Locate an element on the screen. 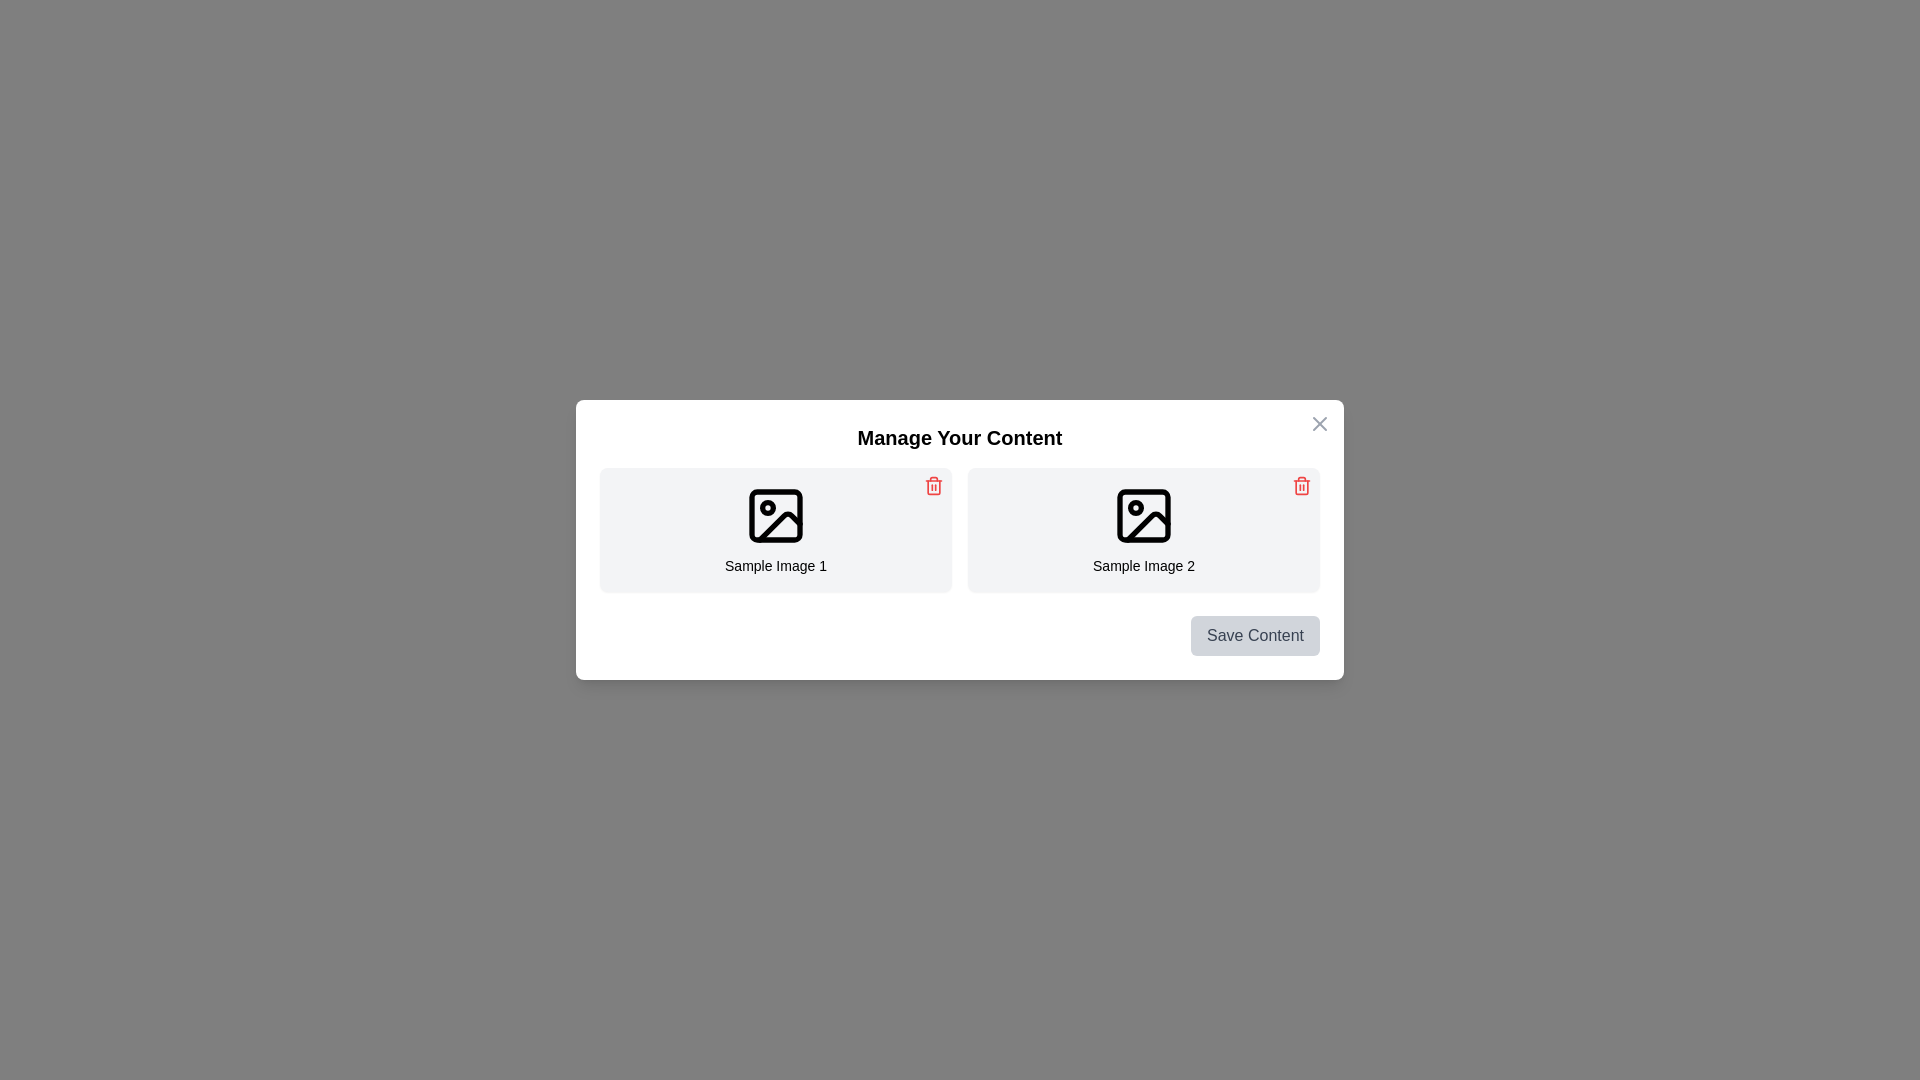 This screenshot has width=1920, height=1080. the delete button for the image titled Sample Image 2 is located at coordinates (1301, 486).